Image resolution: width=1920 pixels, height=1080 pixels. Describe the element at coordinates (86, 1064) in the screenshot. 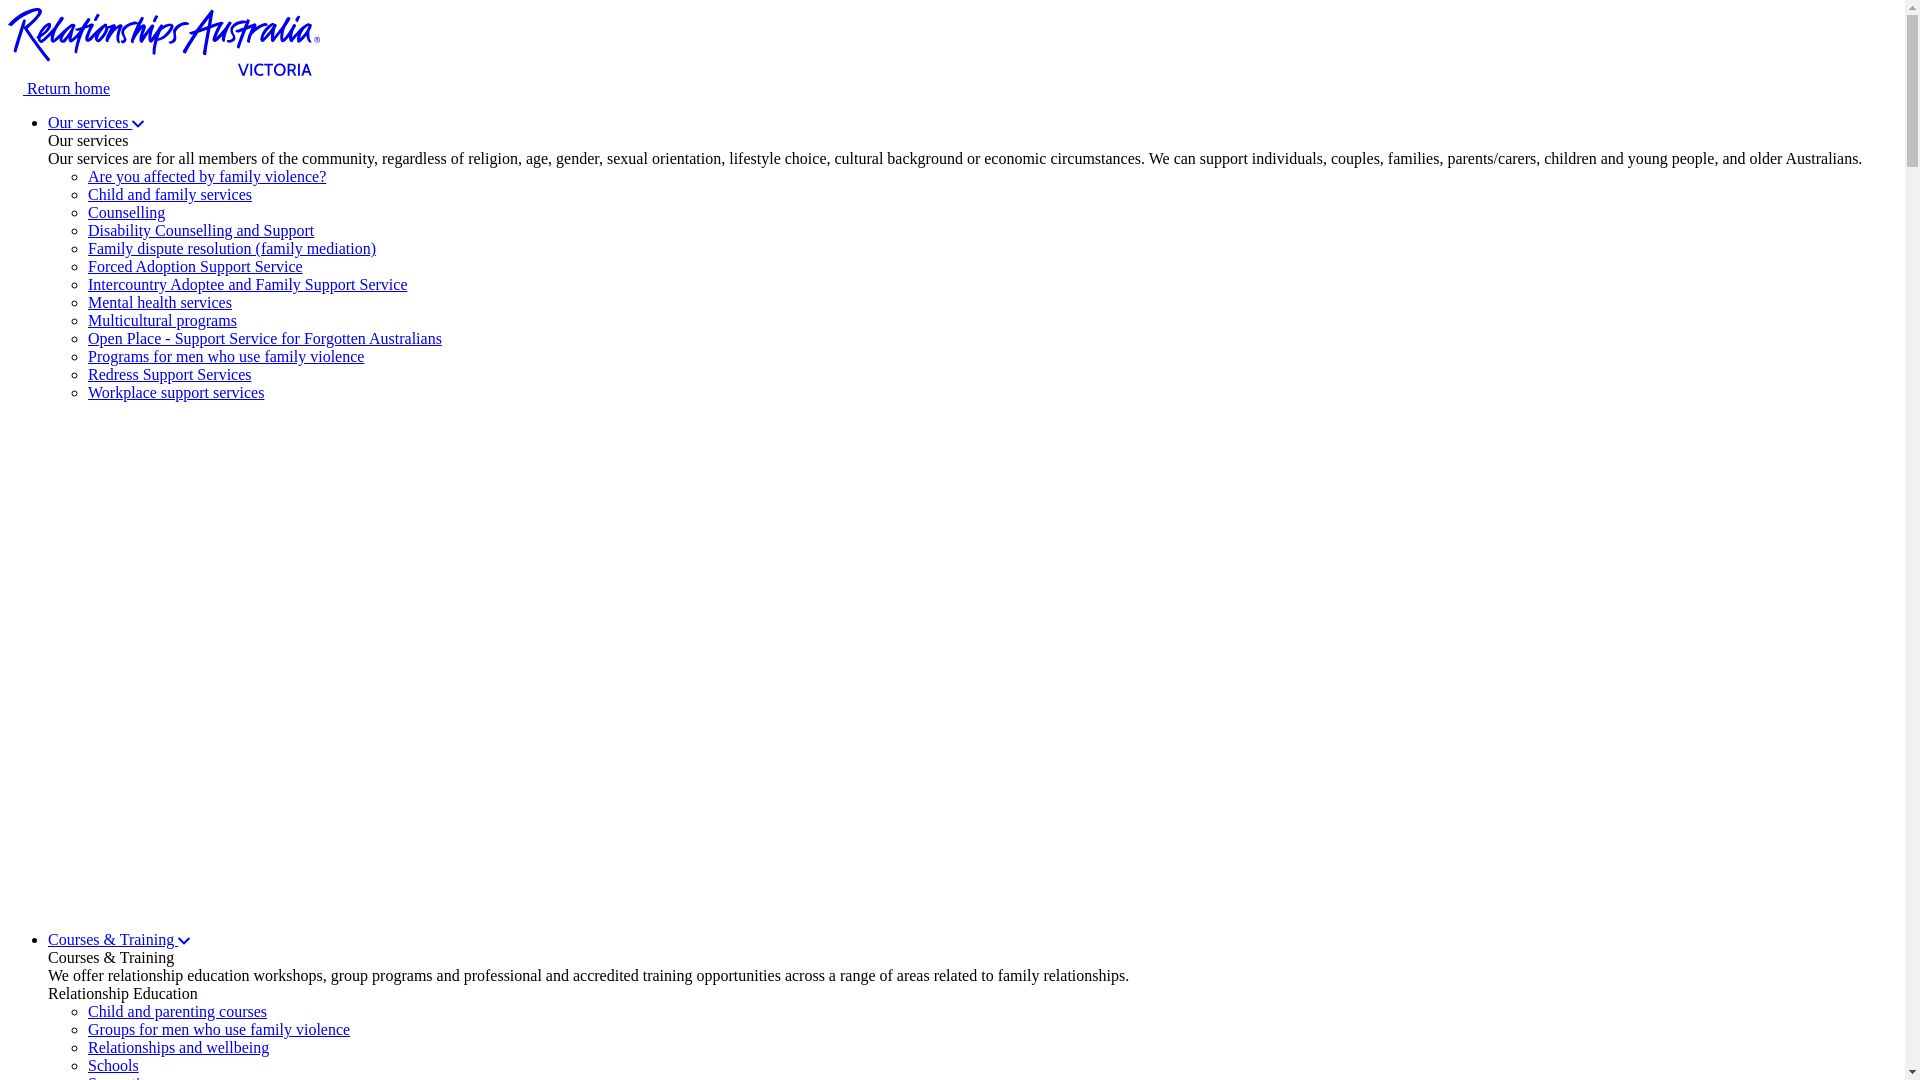

I see `'Schools'` at that location.